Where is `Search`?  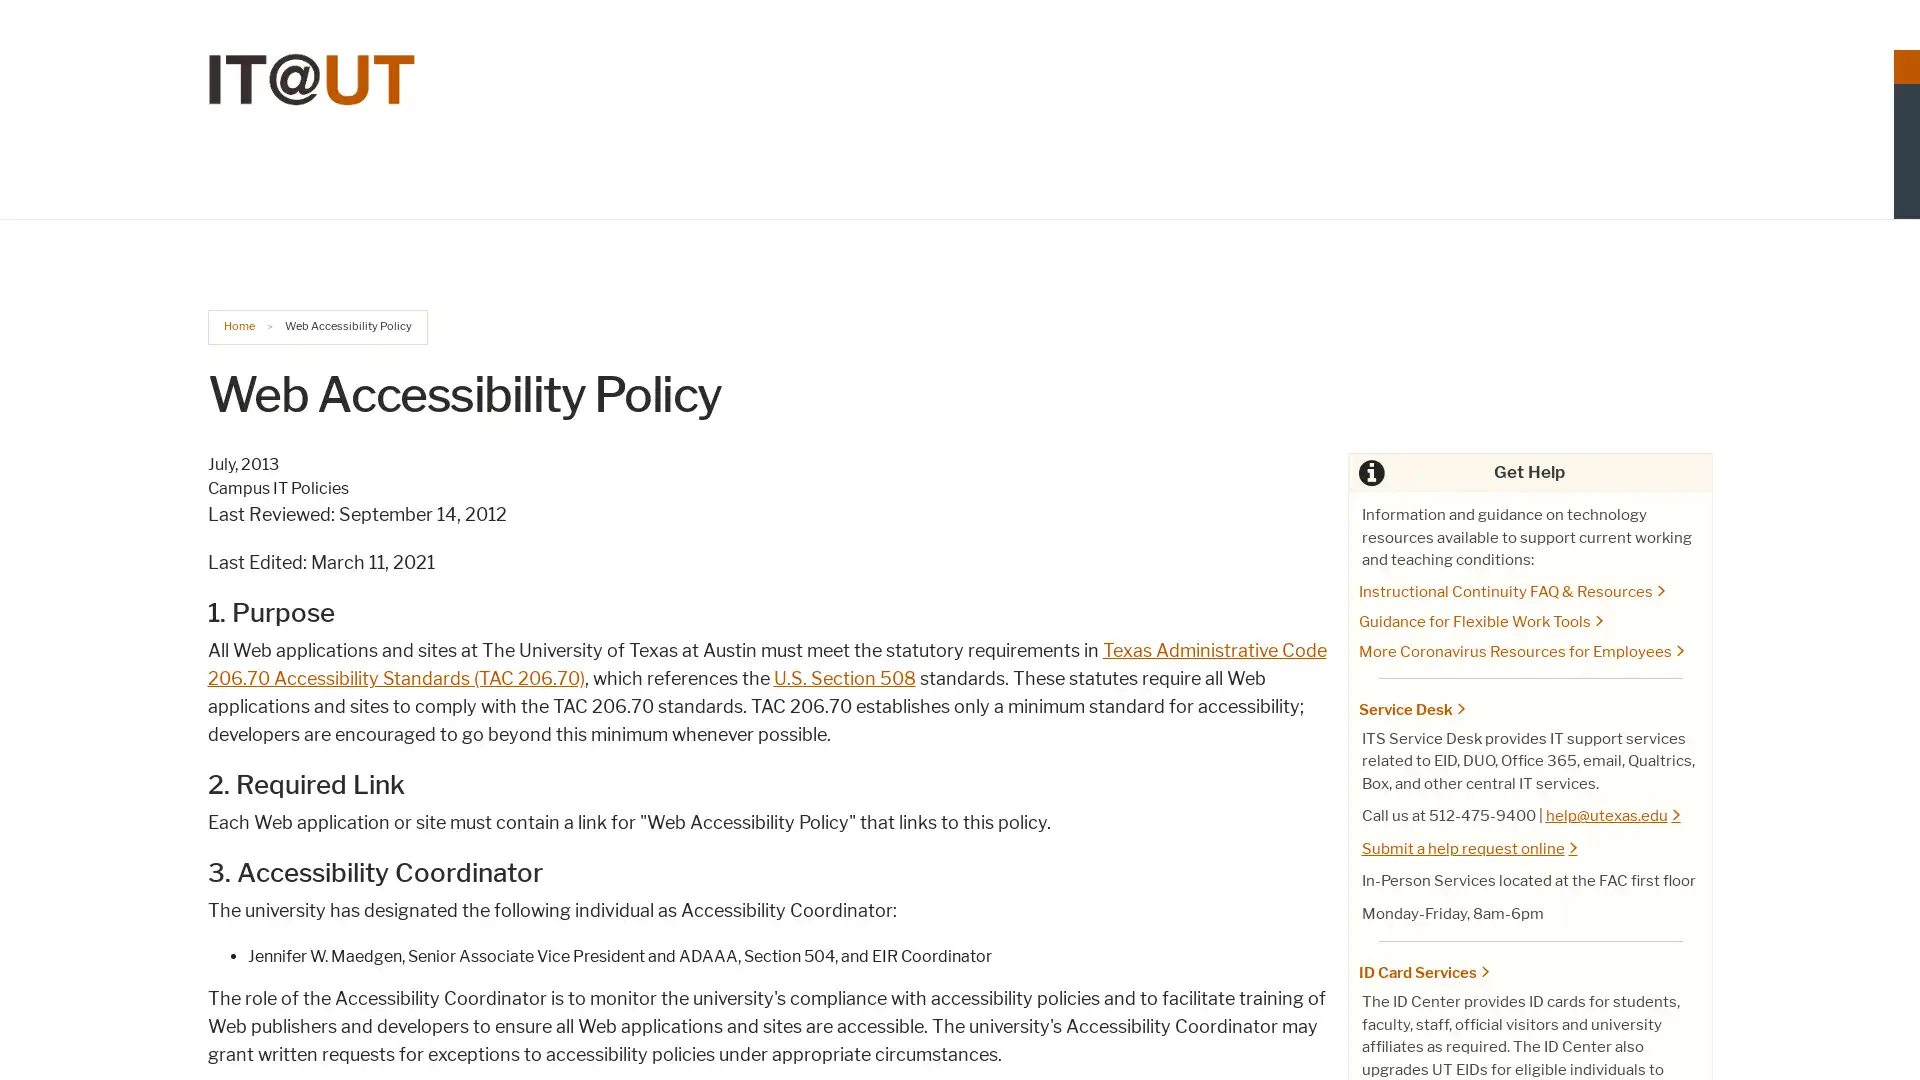 Search is located at coordinates (1691, 145).